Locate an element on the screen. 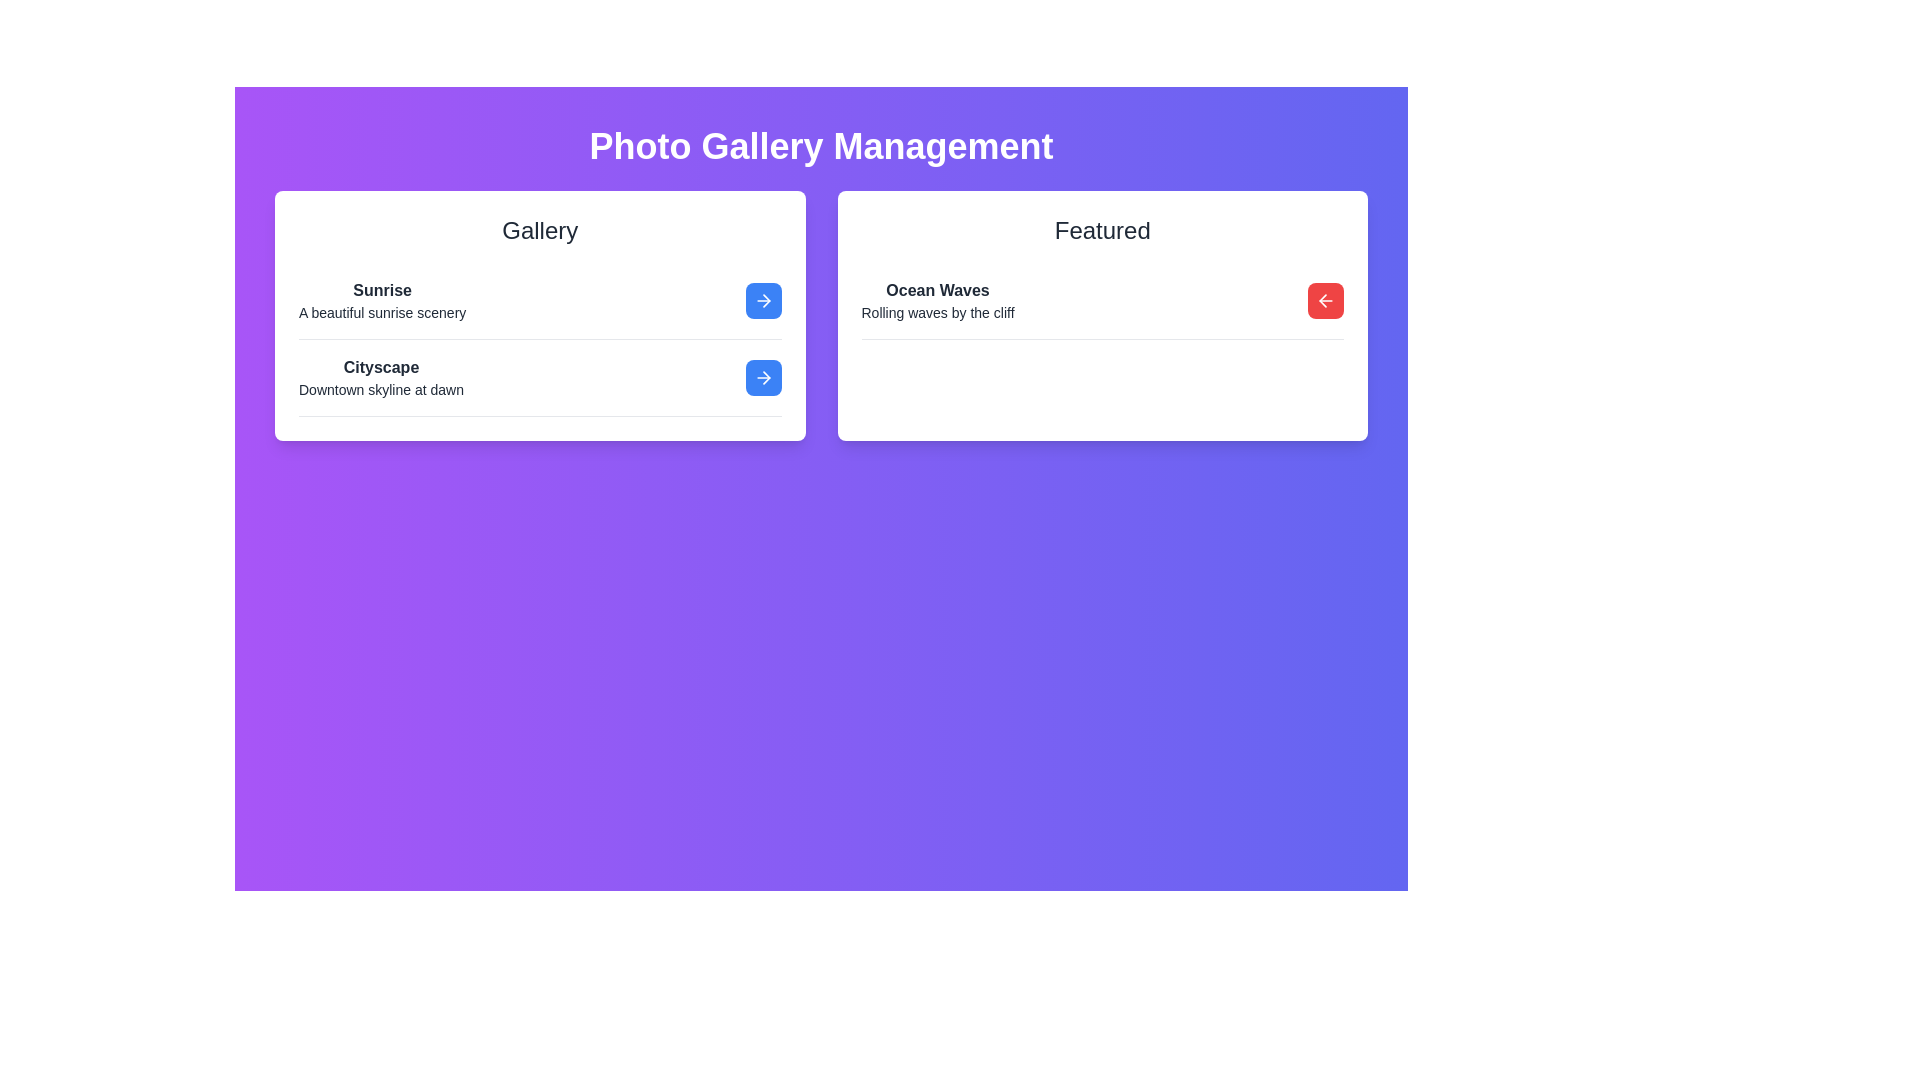 This screenshot has width=1920, height=1080. the second button in the 'Gallery' section, which is an icon shaped like a rightward arrow with white strokes on a blue circular background is located at coordinates (762, 378).